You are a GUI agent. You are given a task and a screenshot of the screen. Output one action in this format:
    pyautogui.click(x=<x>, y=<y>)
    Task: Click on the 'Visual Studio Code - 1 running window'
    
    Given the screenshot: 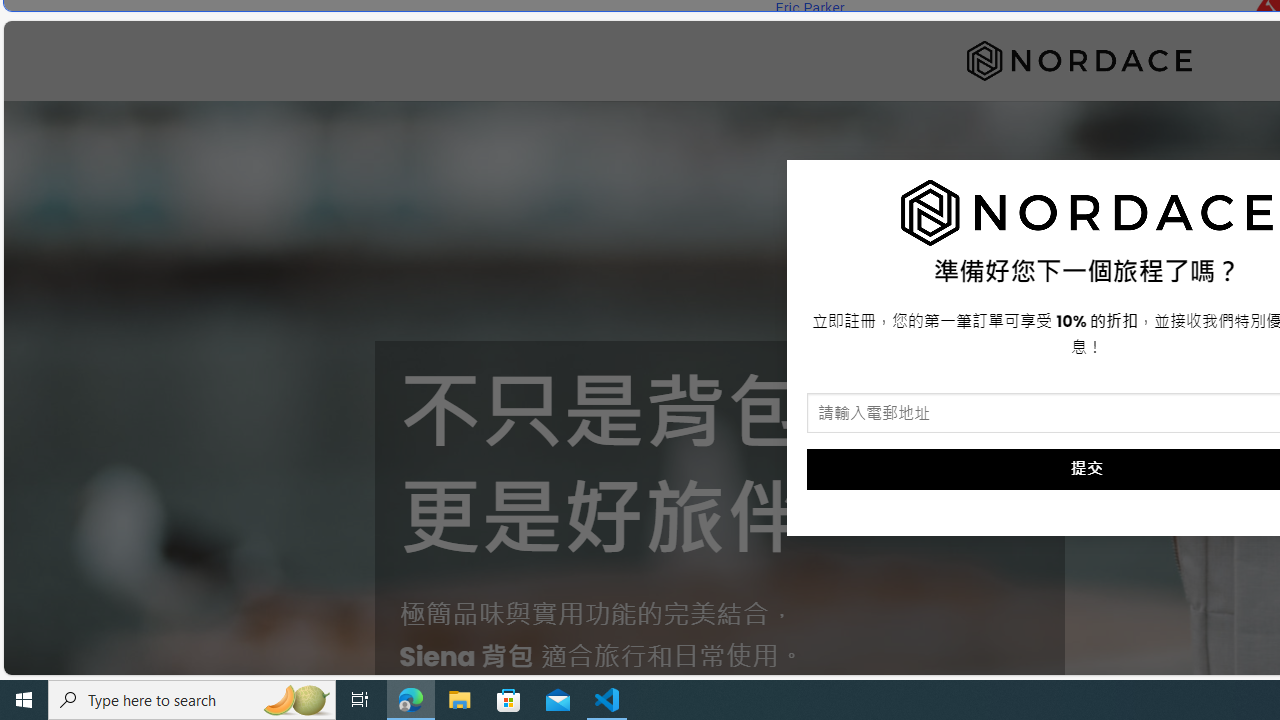 What is the action you would take?
    pyautogui.click(x=606, y=698)
    